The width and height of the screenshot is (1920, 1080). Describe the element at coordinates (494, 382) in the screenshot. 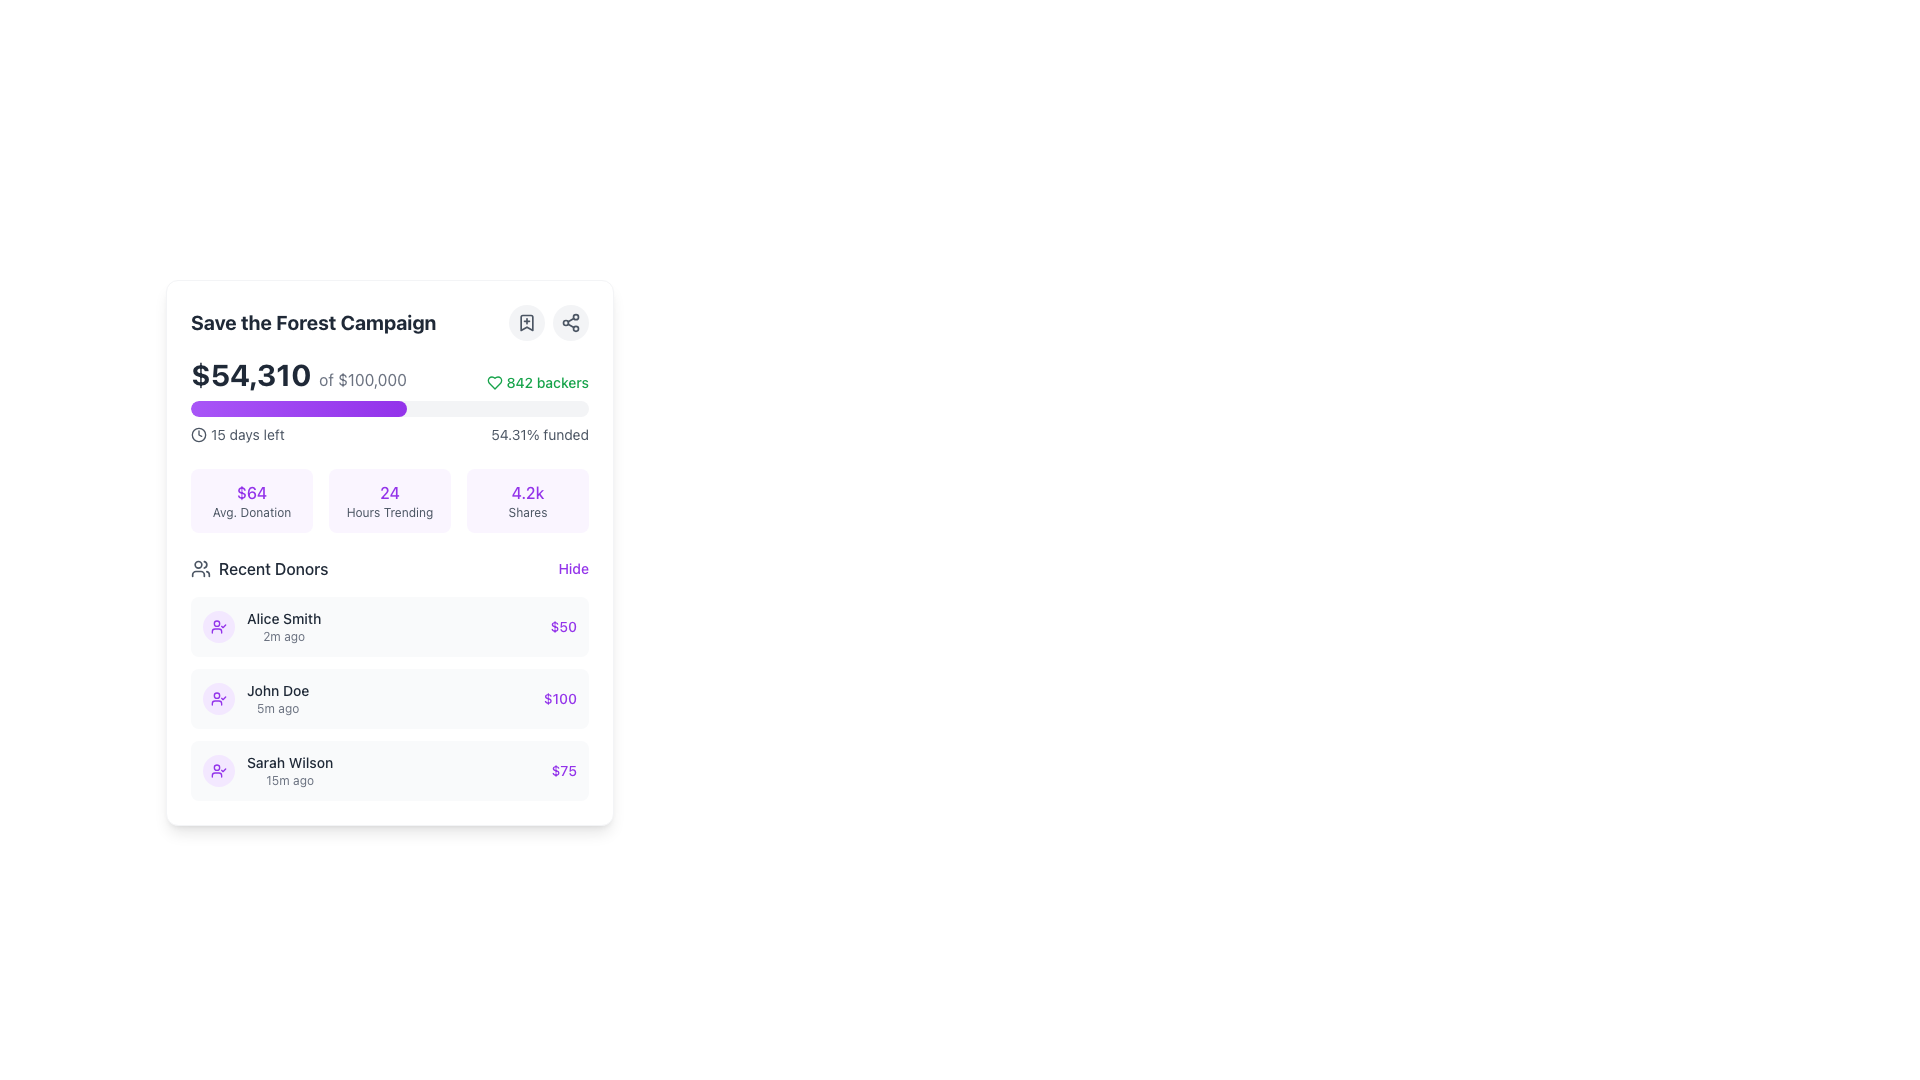

I see `the heart icon located near the top-right corner of the user interface to favorite the campaign, which is adjacent to the text '842 backers.'` at that location.